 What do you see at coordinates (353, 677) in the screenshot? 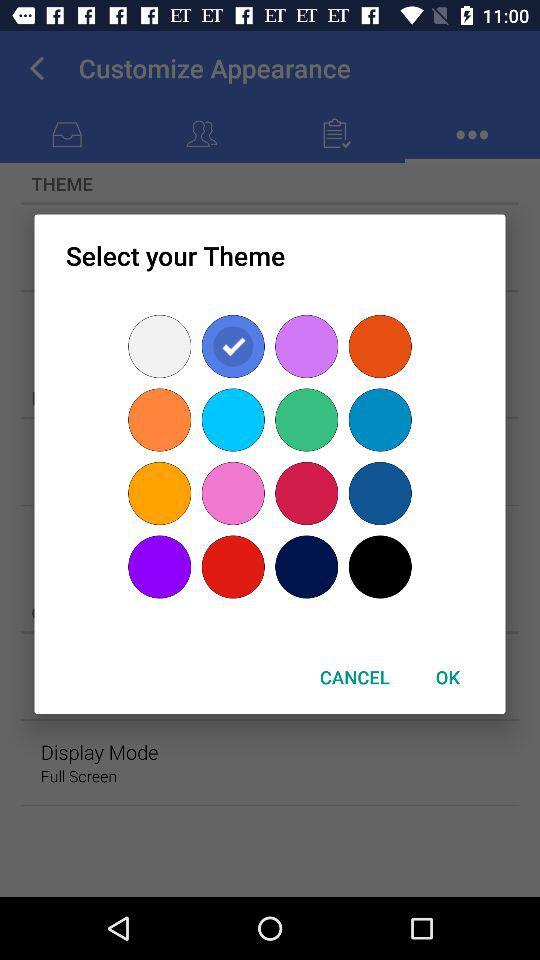
I see `the cancel icon` at bounding box center [353, 677].